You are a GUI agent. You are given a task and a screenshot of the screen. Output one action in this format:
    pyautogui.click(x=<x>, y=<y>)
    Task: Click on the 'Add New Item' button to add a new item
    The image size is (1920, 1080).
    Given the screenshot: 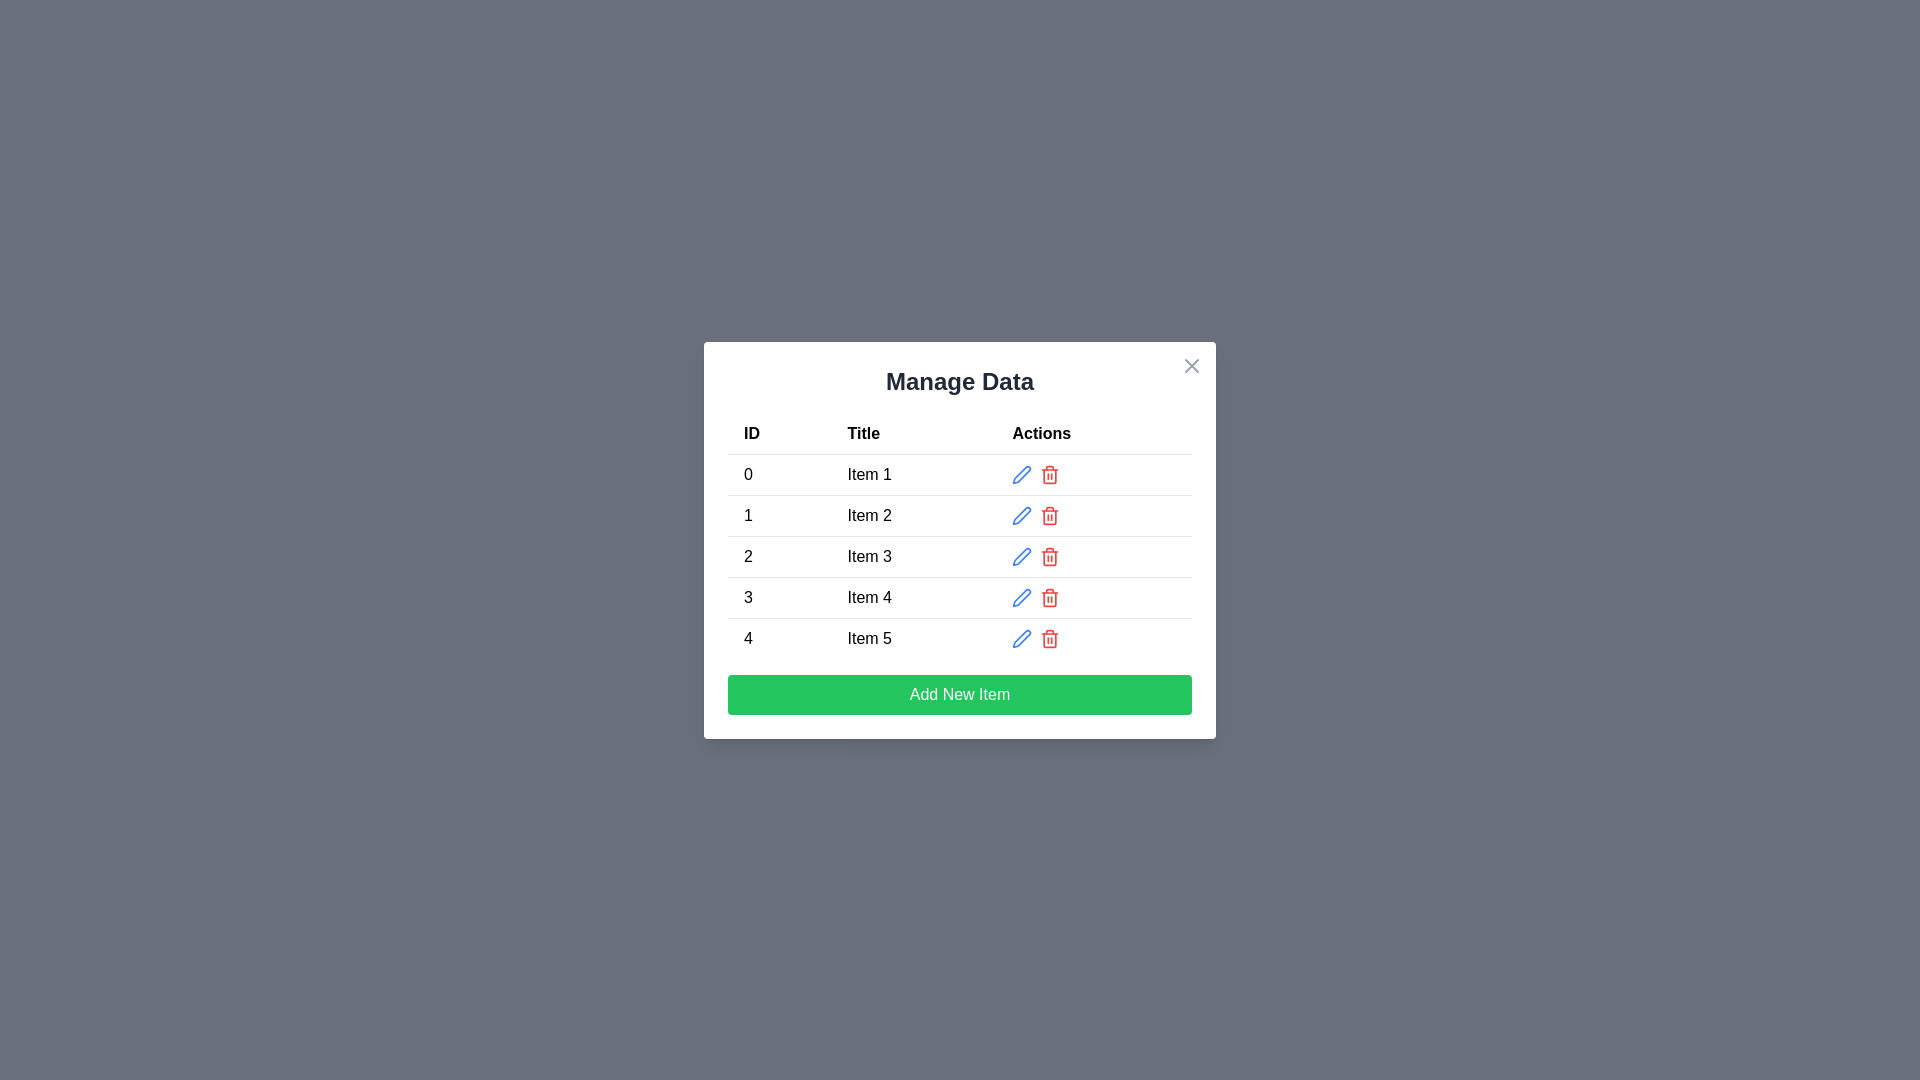 What is the action you would take?
    pyautogui.click(x=960, y=693)
    